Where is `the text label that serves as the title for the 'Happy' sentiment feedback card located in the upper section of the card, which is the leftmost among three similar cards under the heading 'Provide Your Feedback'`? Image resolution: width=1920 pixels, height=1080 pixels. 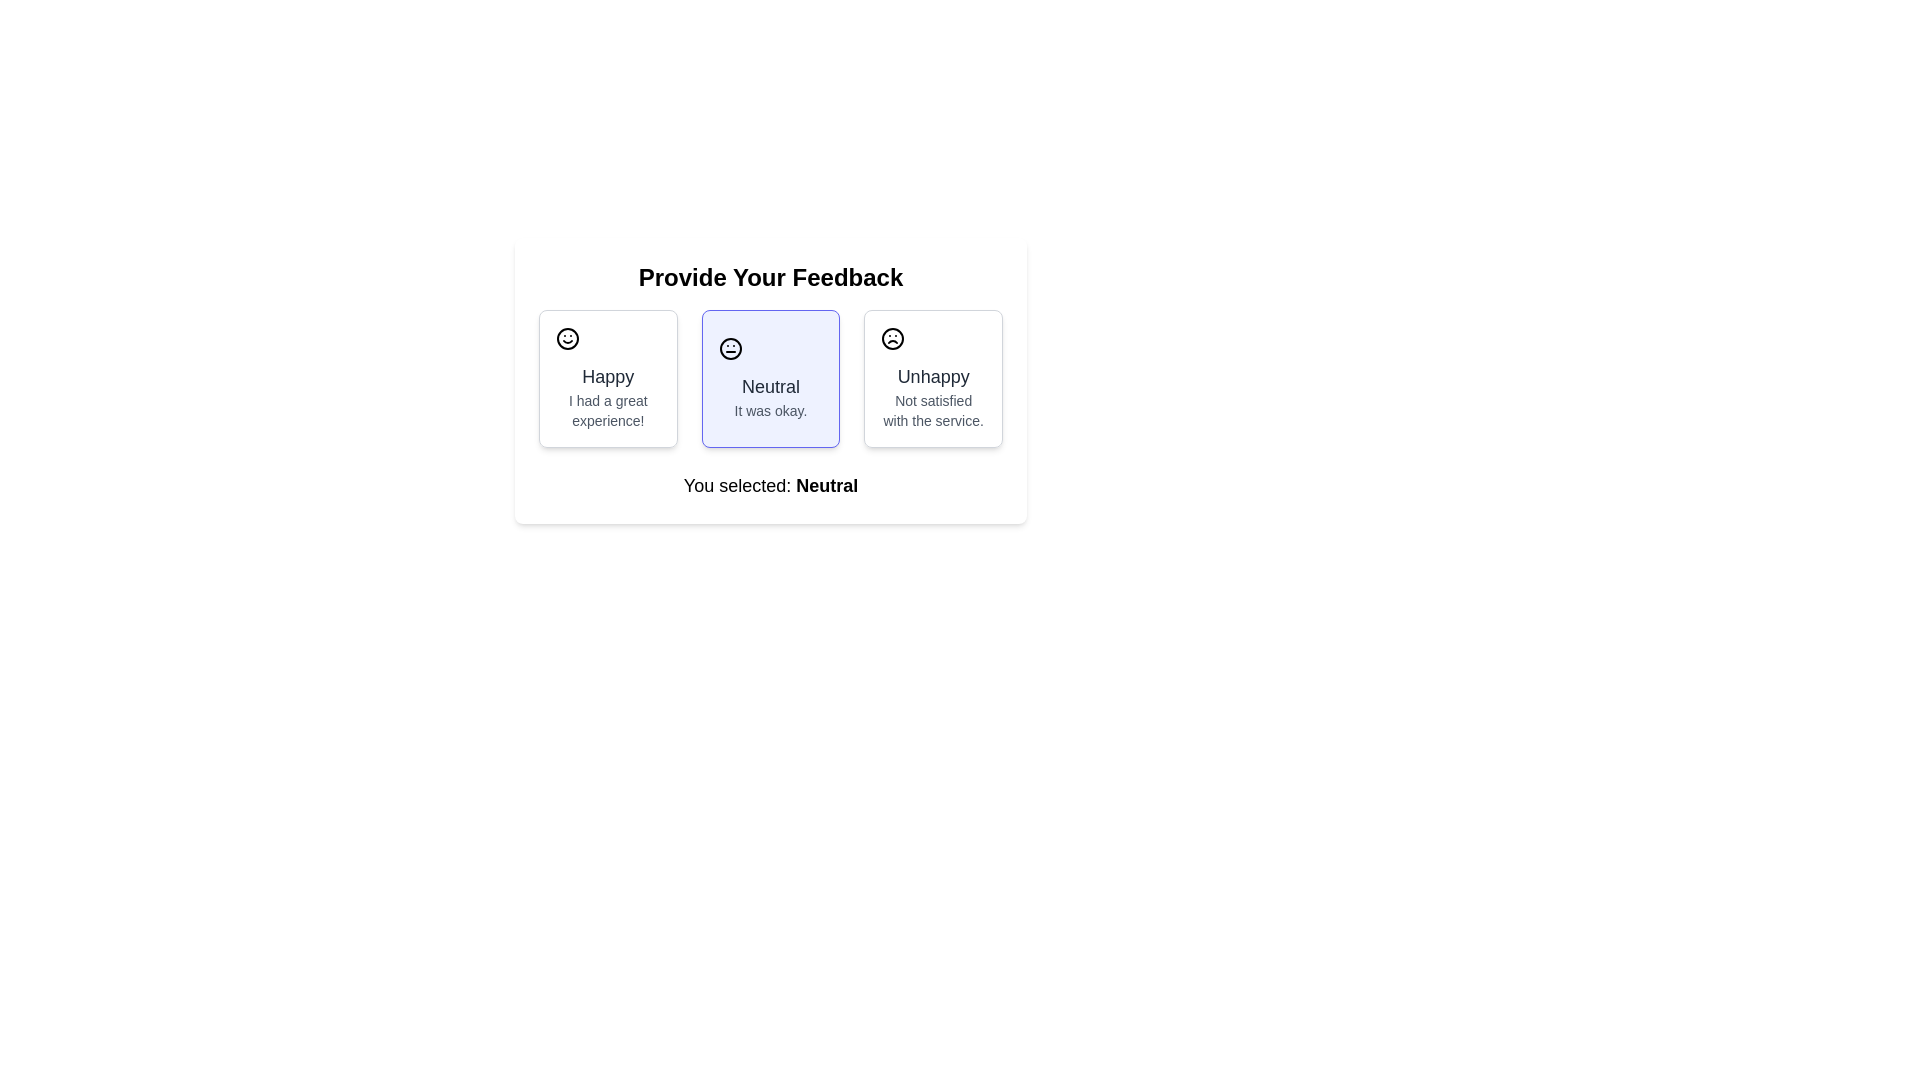
the text label that serves as the title for the 'Happy' sentiment feedback card located in the upper section of the card, which is the leftmost among three similar cards under the heading 'Provide Your Feedback' is located at coordinates (607, 377).